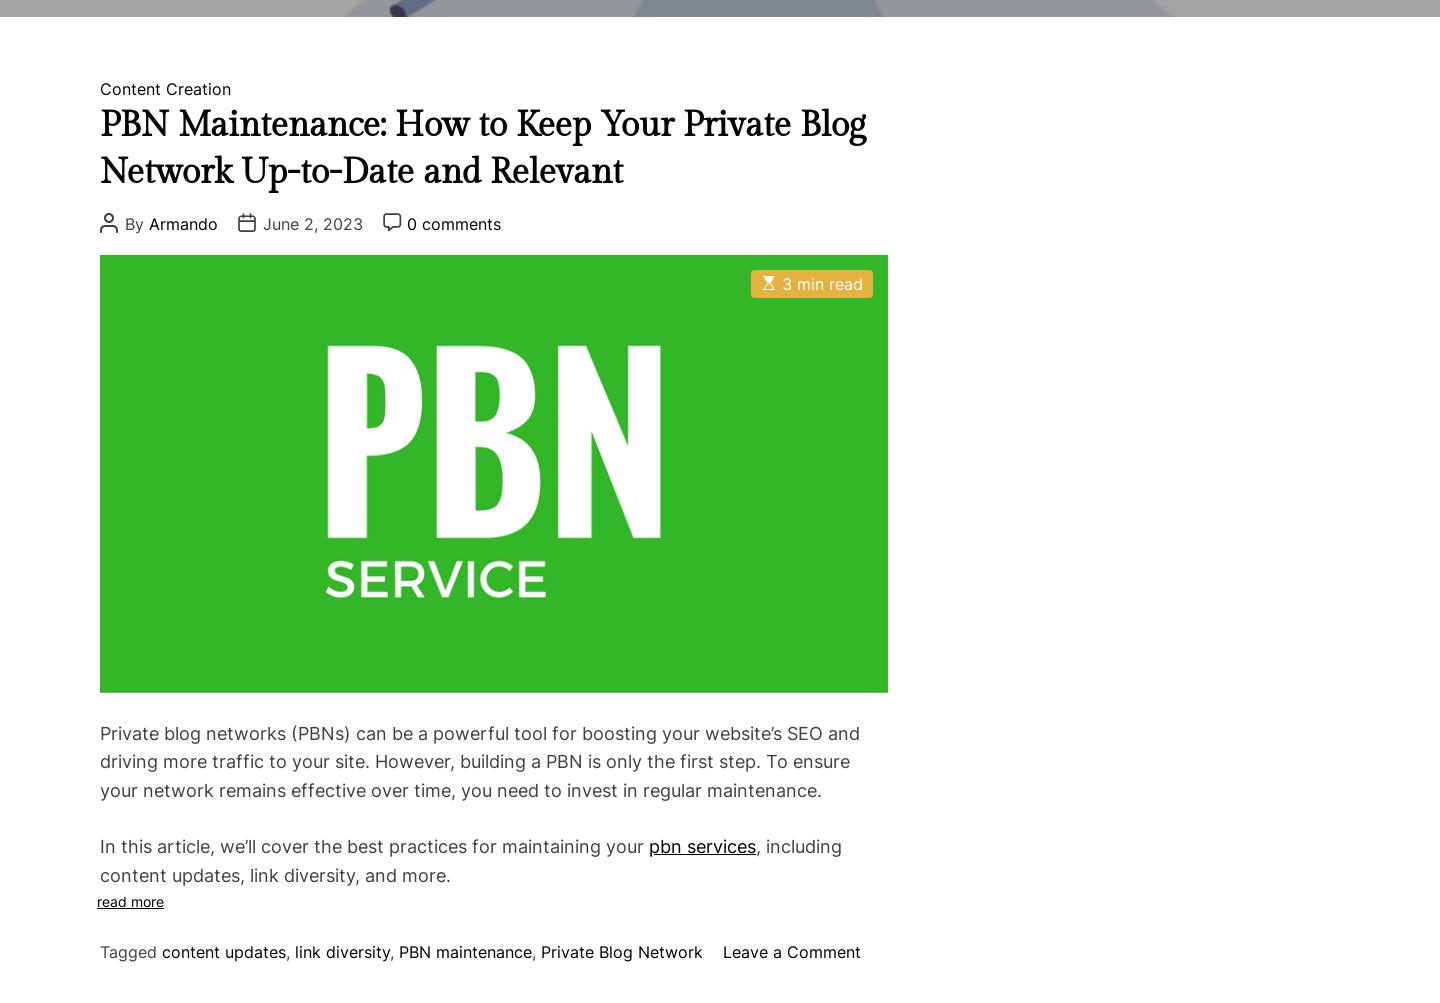 This screenshot has height=1003, width=1440. What do you see at coordinates (592, 453) in the screenshot?
I see `'Keyword Research'` at bounding box center [592, 453].